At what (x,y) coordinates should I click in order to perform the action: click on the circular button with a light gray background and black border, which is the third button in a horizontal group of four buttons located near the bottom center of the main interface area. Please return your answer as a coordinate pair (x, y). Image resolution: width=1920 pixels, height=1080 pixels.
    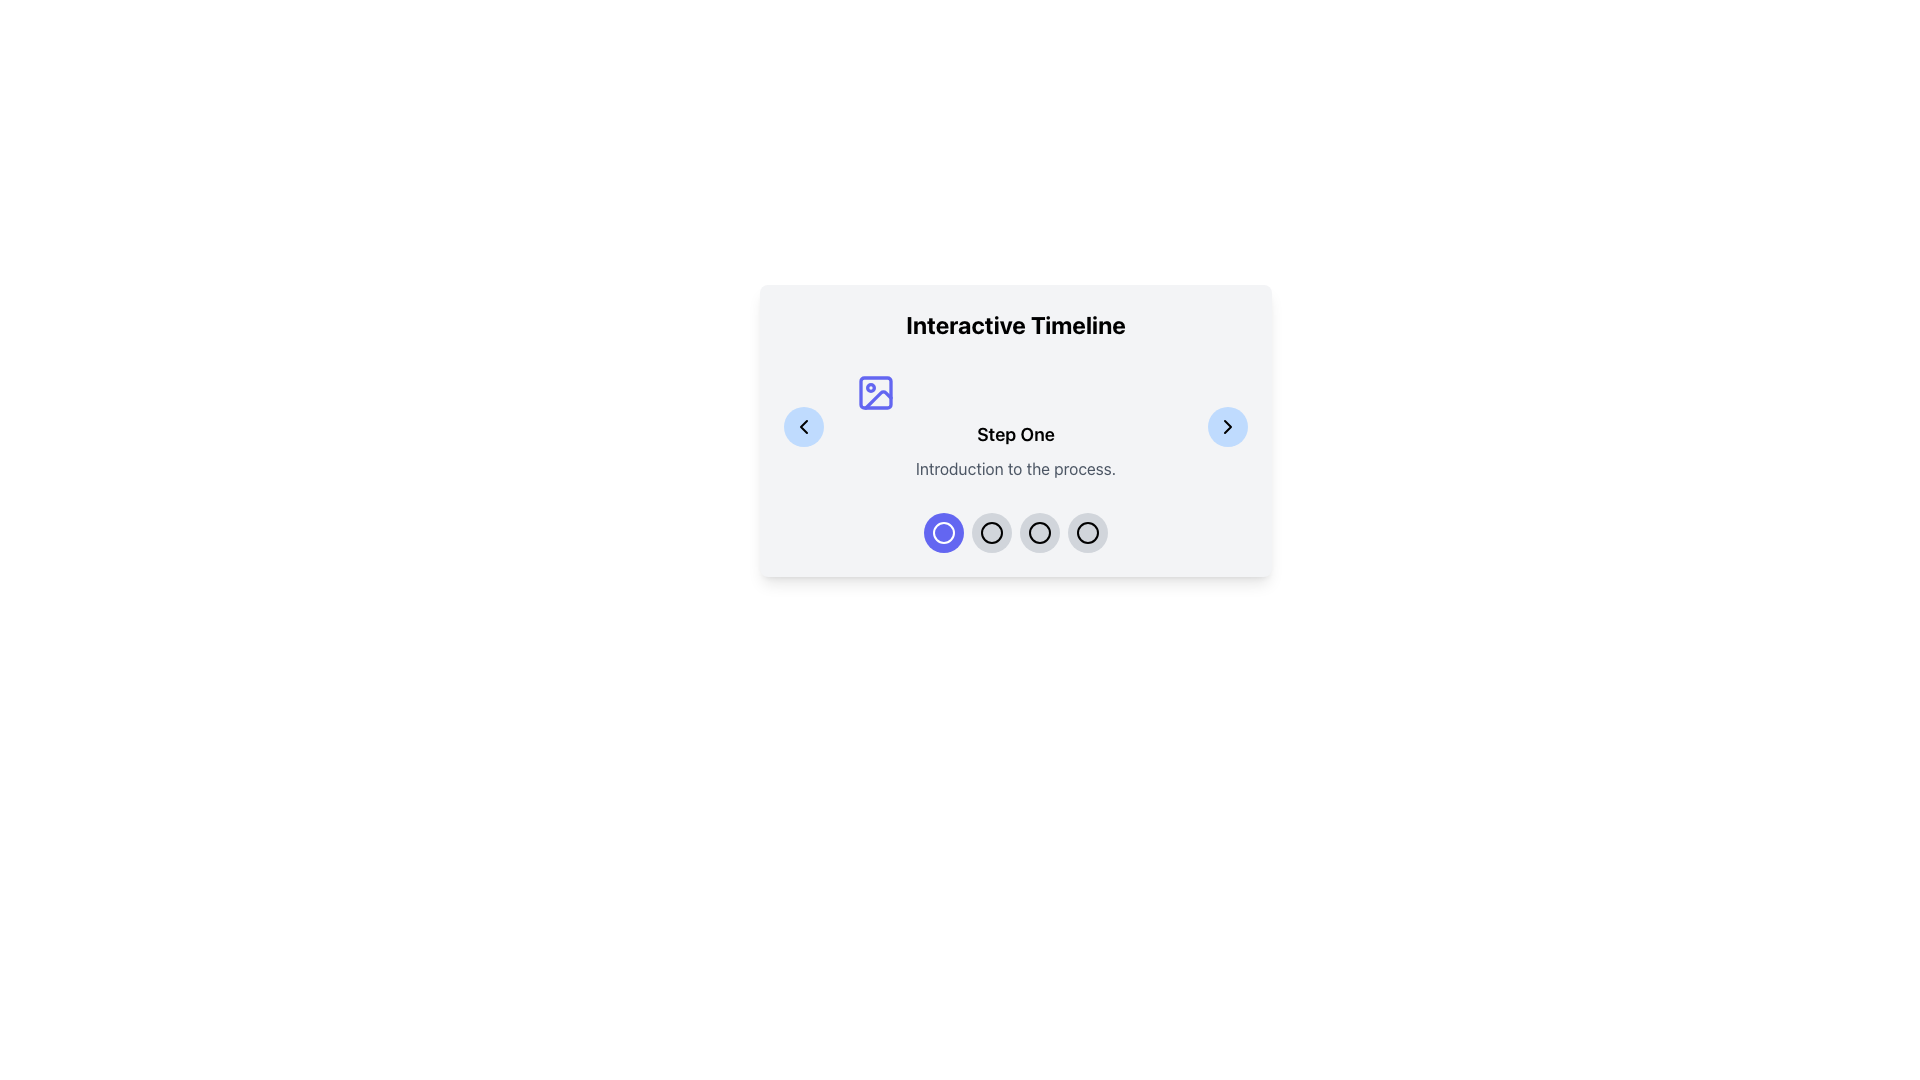
    Looking at the image, I should click on (1040, 531).